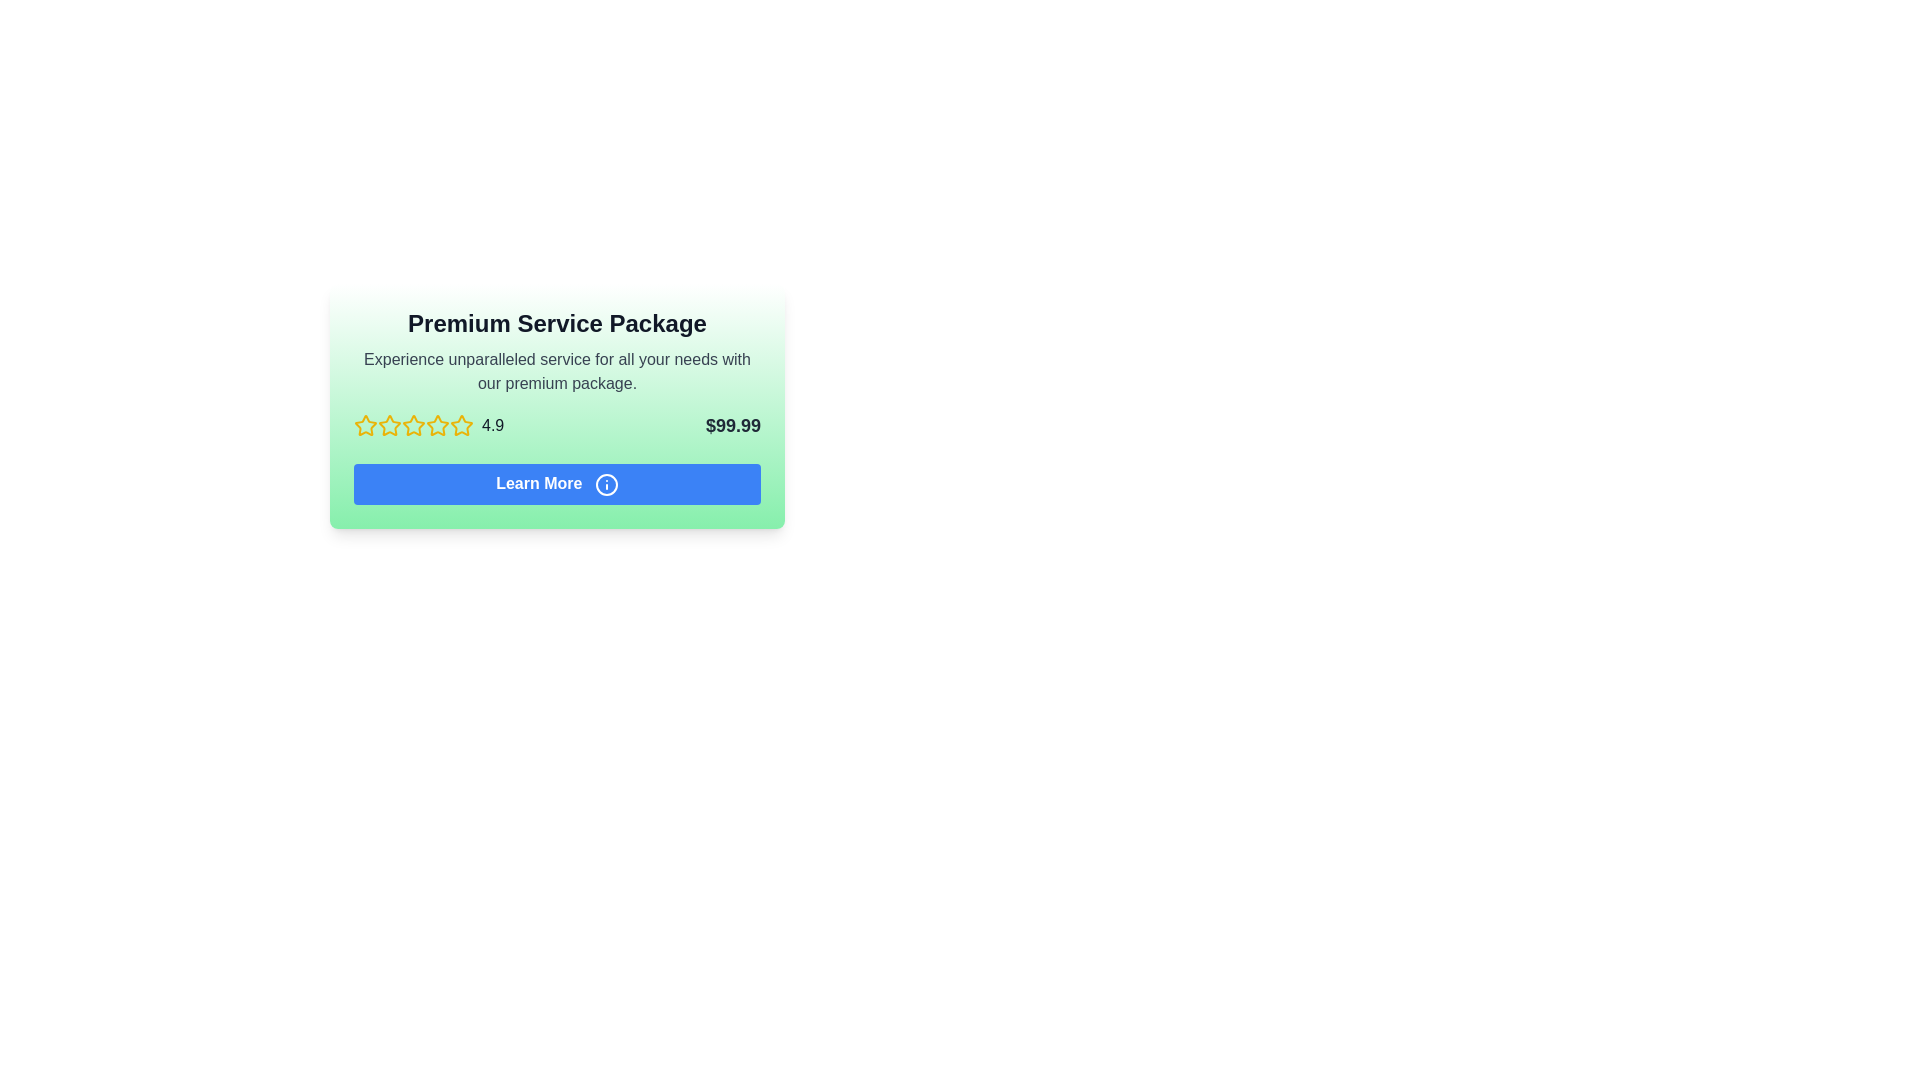 This screenshot has width=1920, height=1080. I want to click on the fourth star icon in the rating system, which indicates a fully selected state contributing to a rating of 4.9, so click(460, 424).